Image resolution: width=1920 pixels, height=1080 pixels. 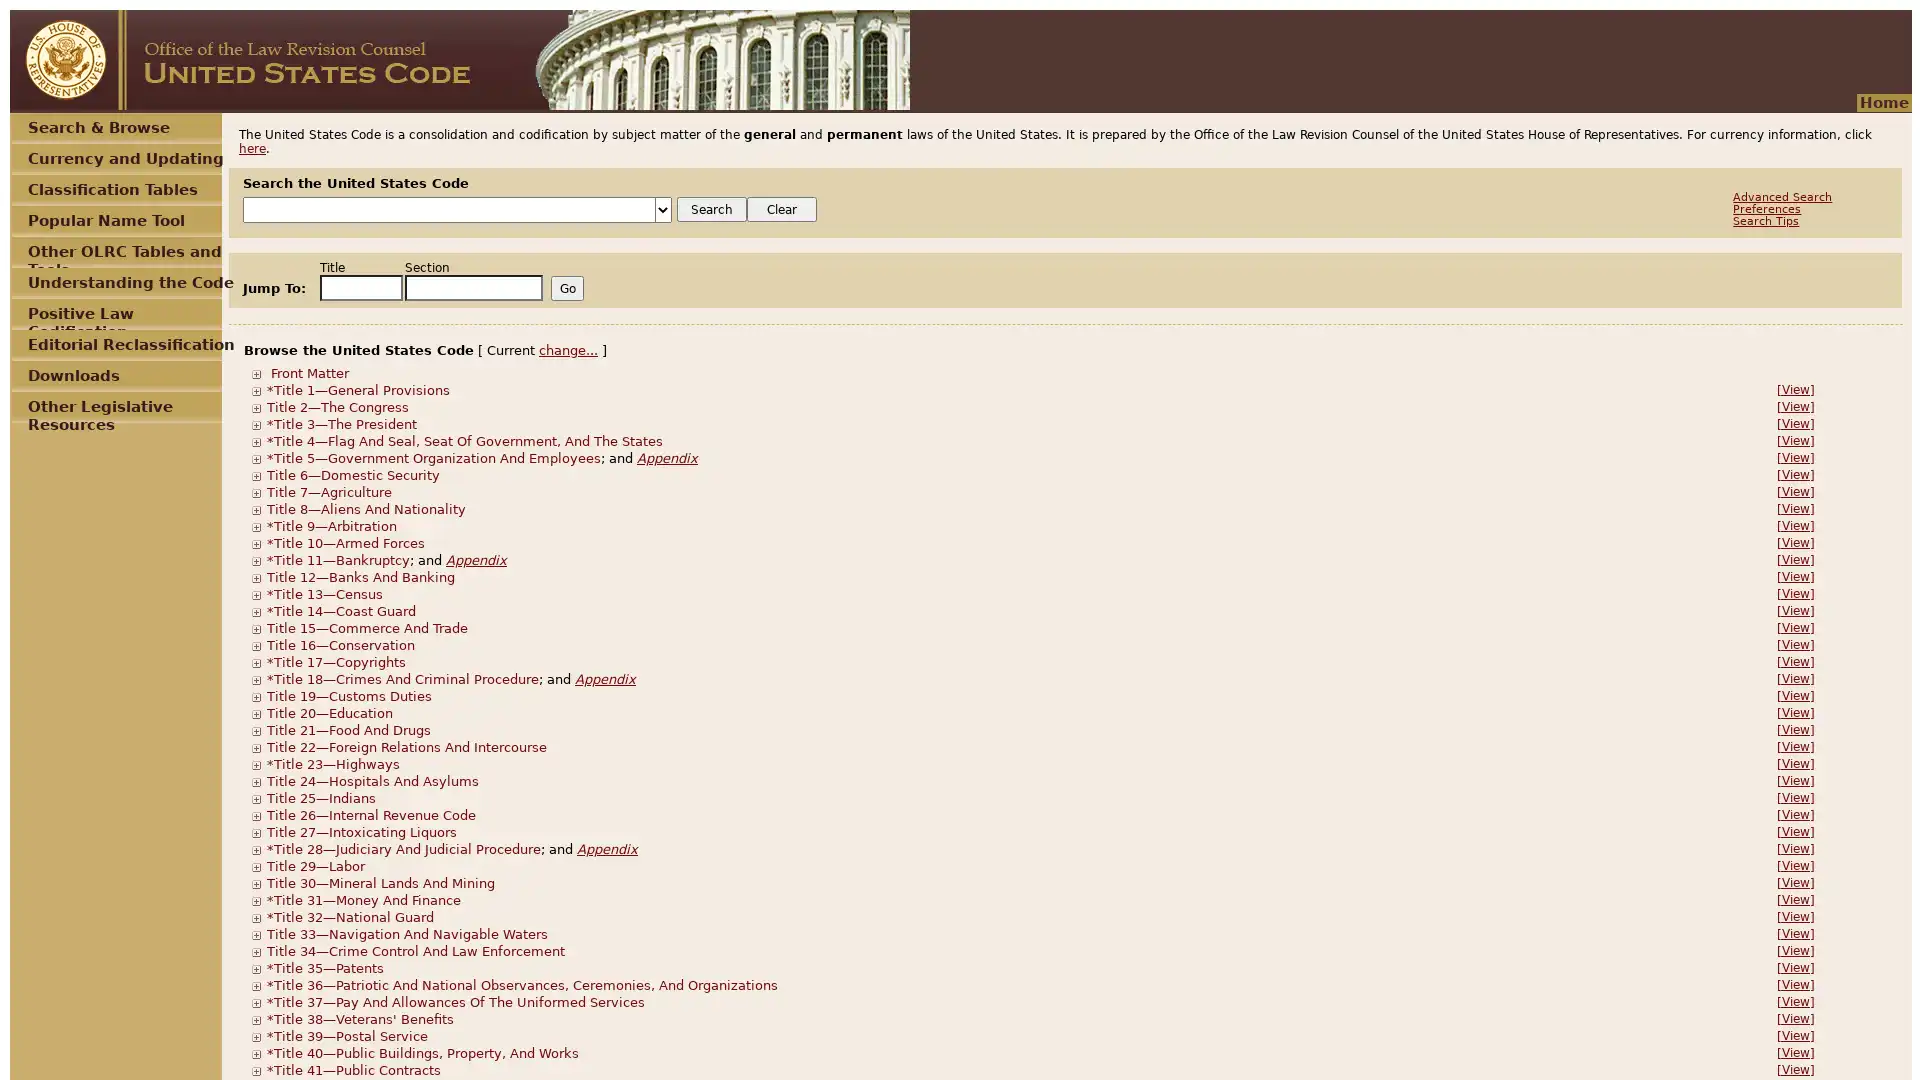 I want to click on Clear, so click(x=781, y=209).